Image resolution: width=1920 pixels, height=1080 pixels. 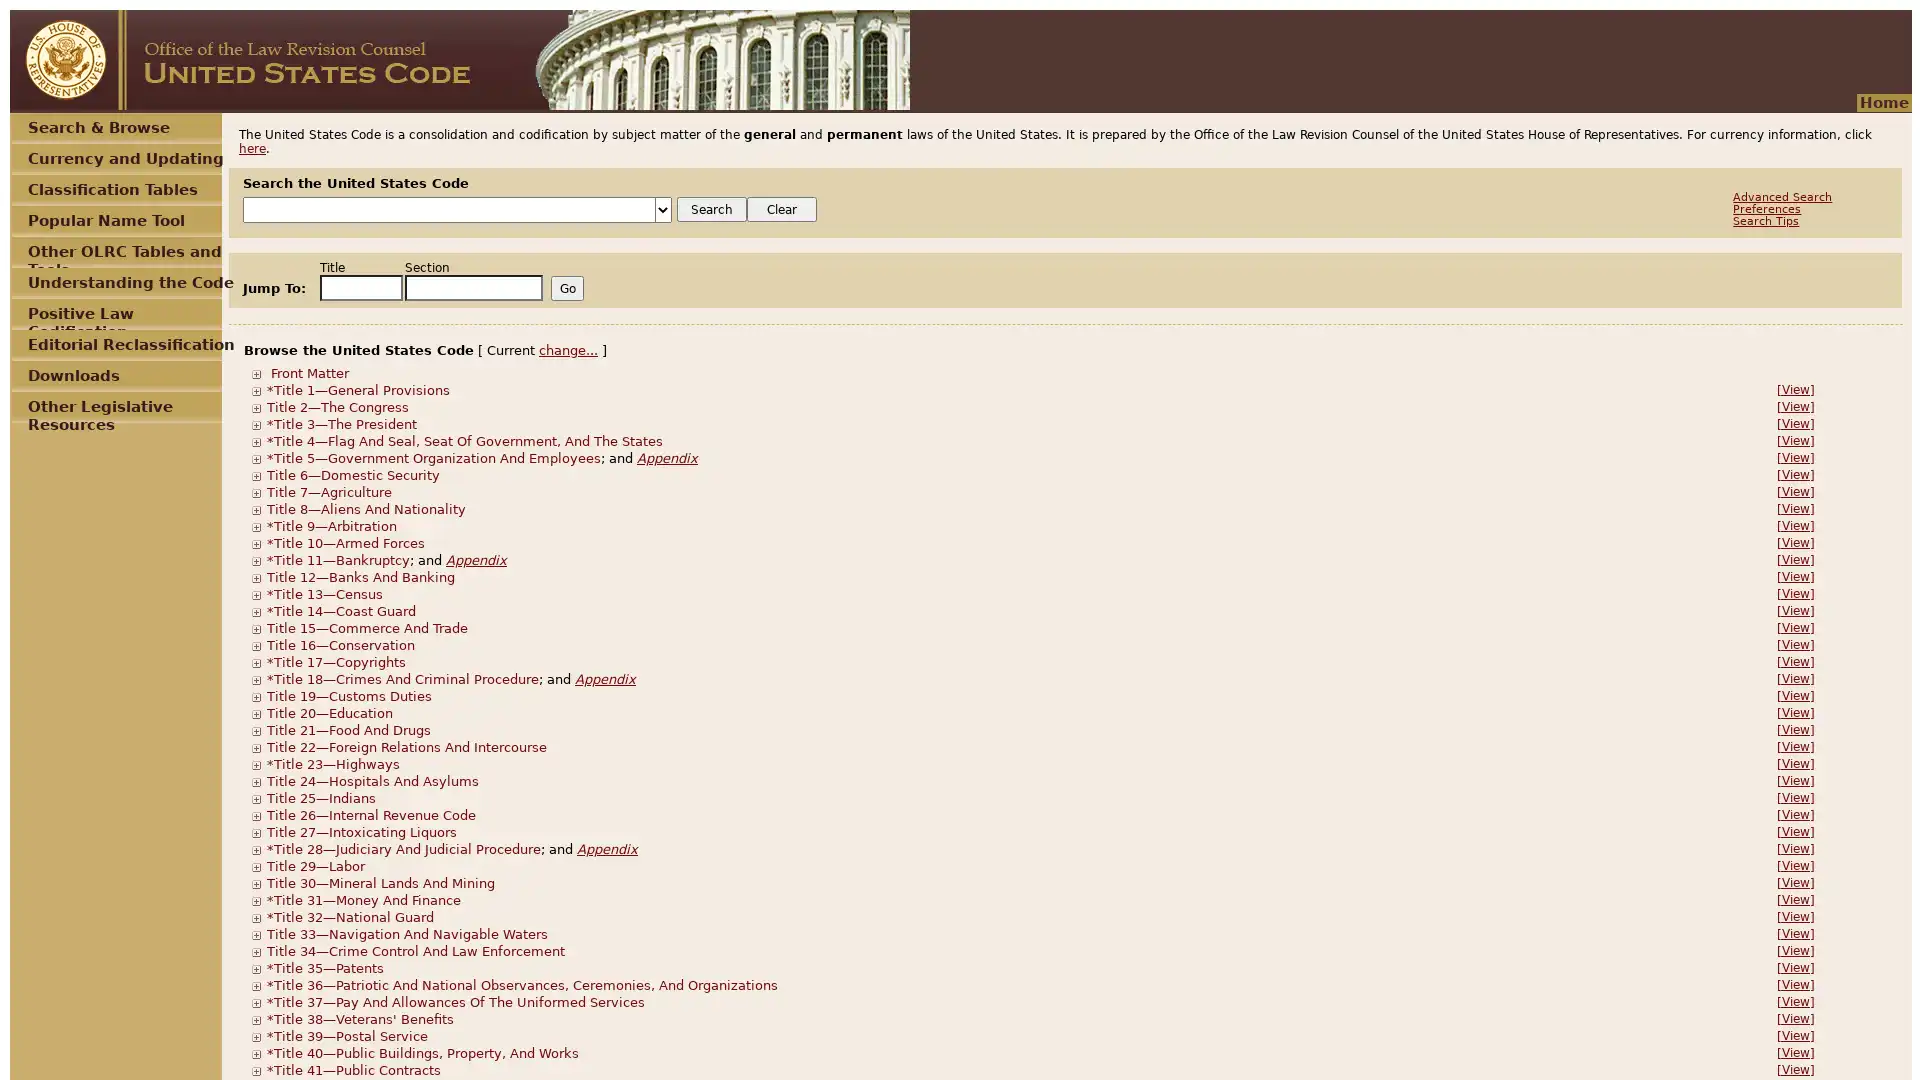 I want to click on Clear, so click(x=781, y=209).